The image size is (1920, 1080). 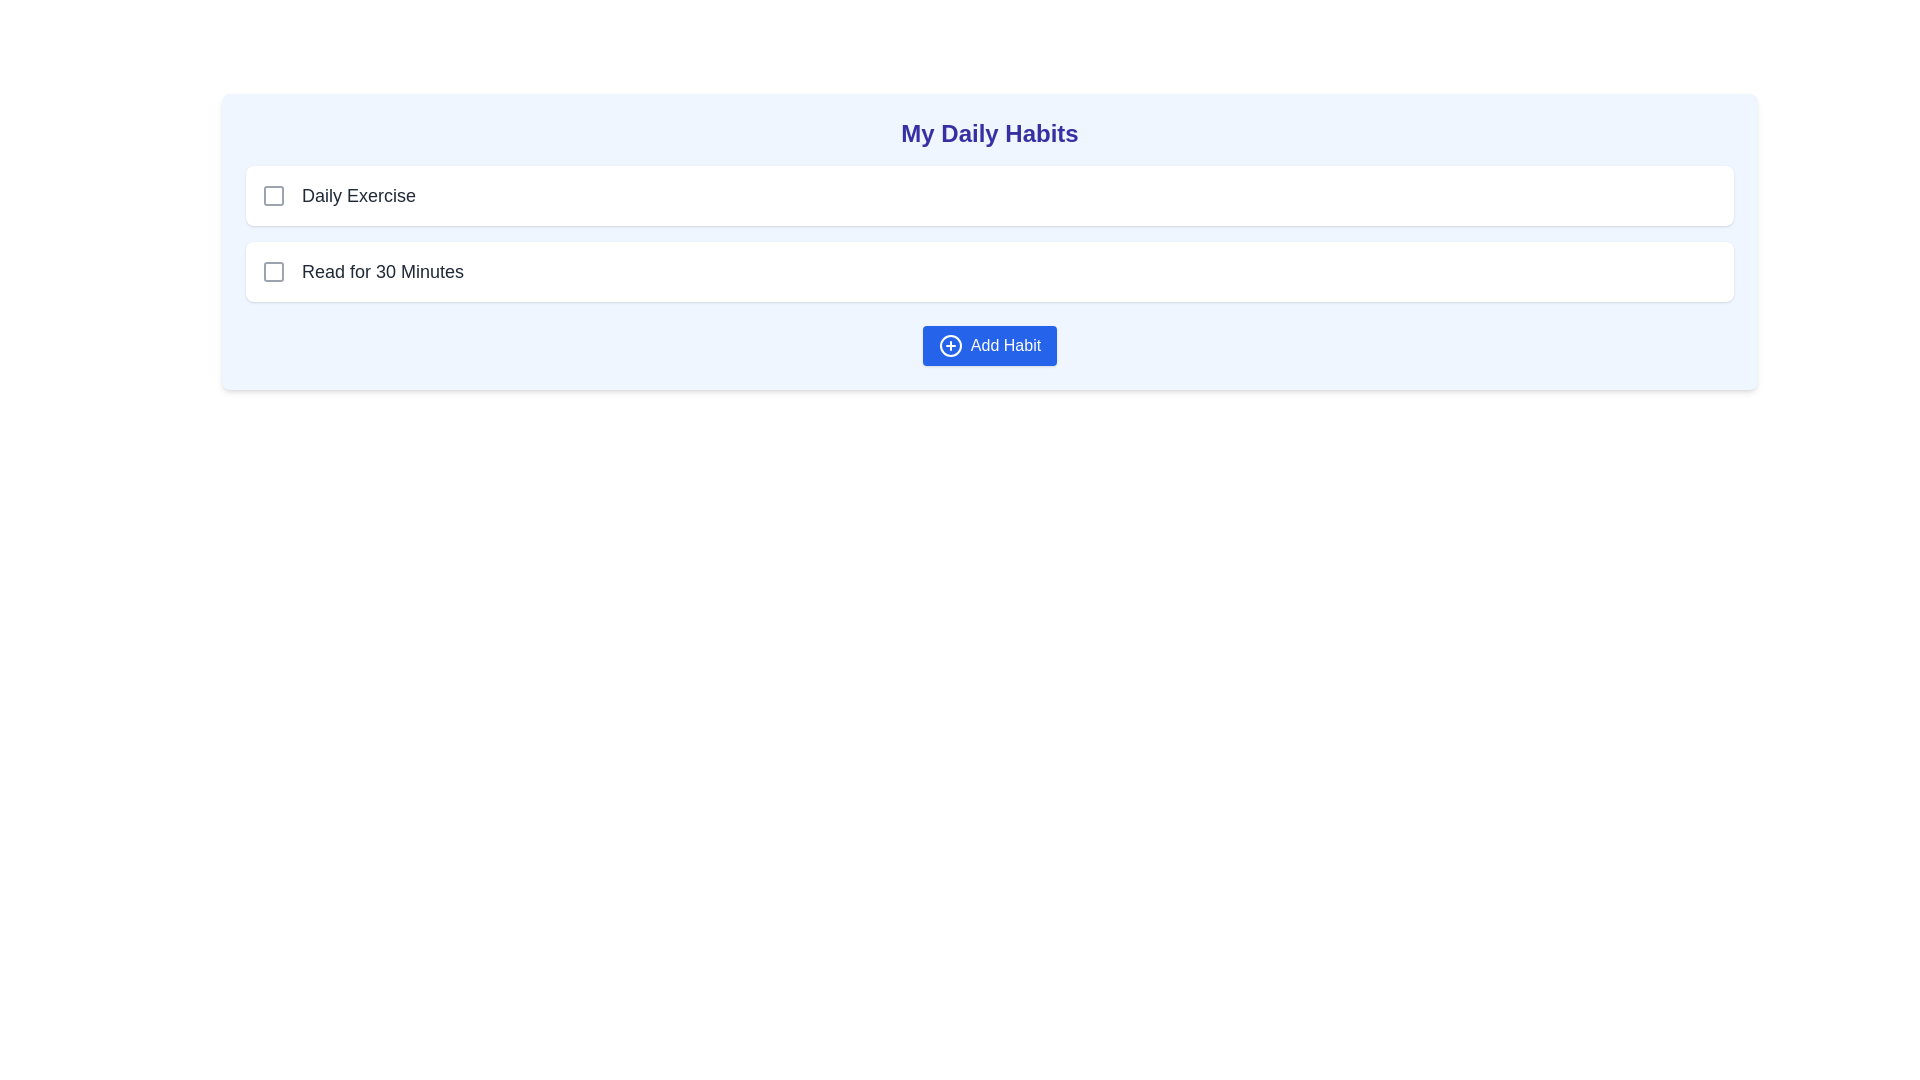 I want to click on the 'Add Habit' button, which is a rectangular button with rounded corners, a blue background, and white text, so click(x=989, y=345).